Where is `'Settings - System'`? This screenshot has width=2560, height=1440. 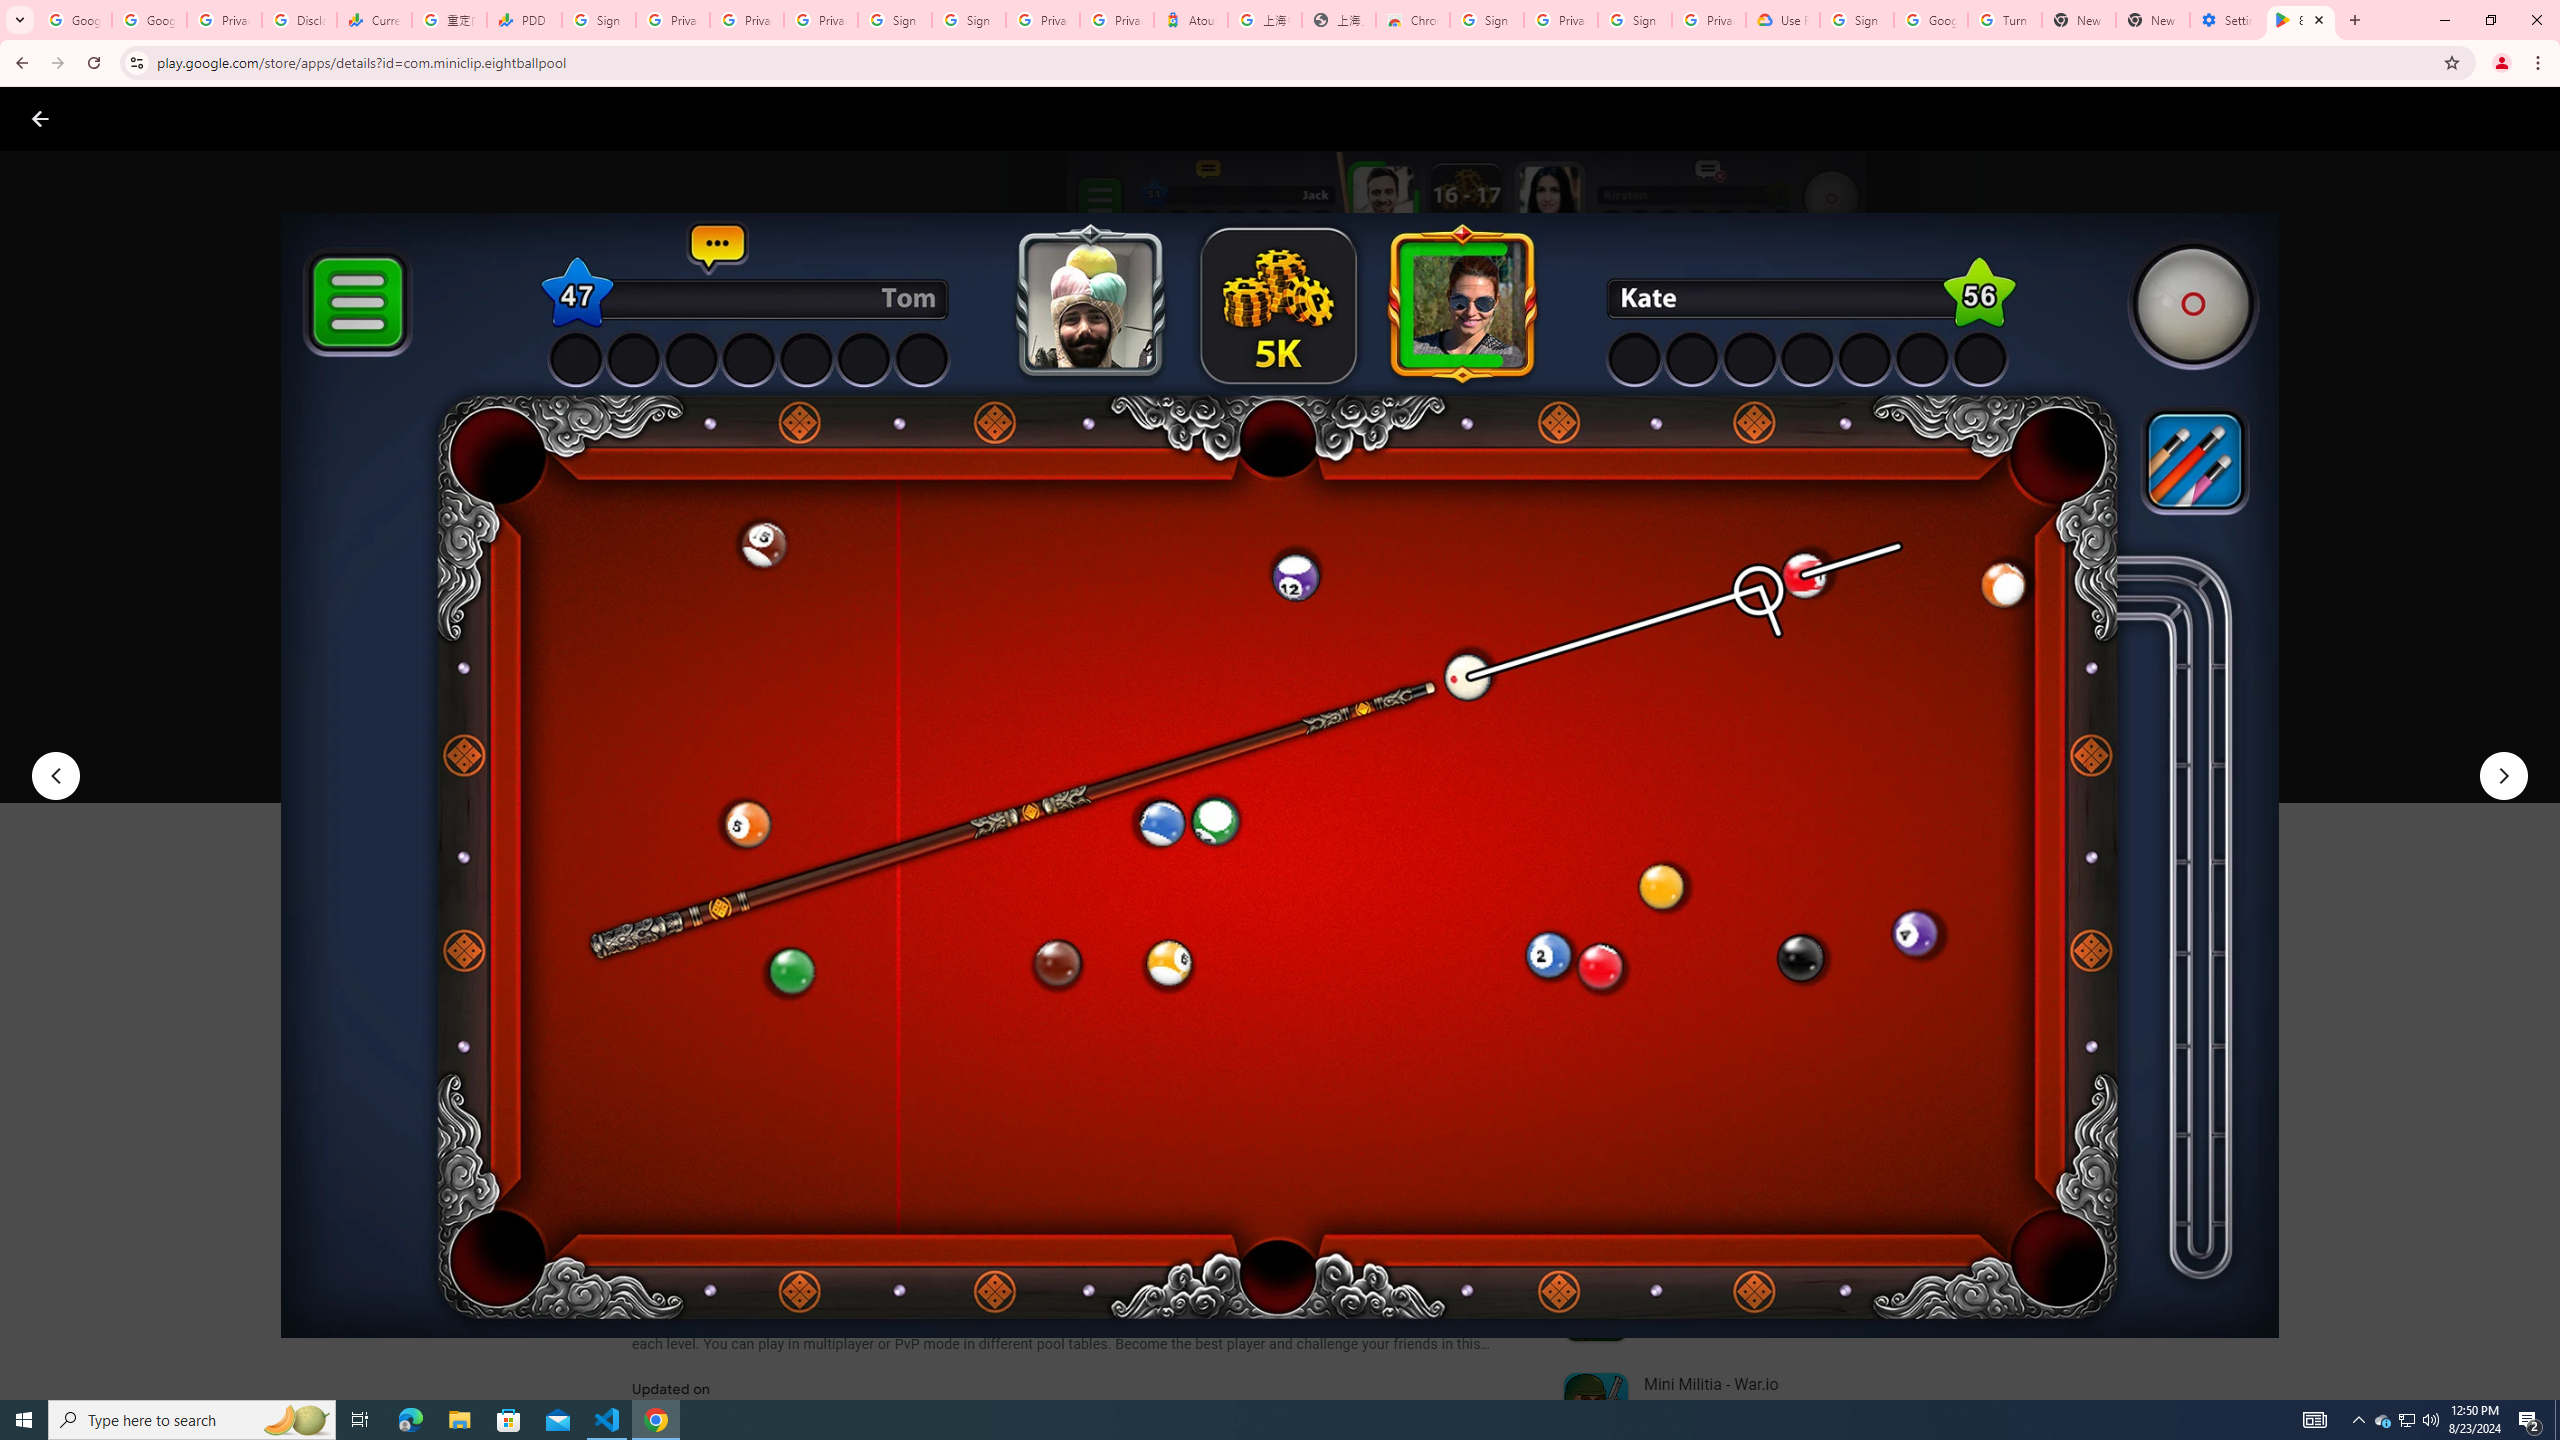
'Settings - System' is located at coordinates (2226, 19).